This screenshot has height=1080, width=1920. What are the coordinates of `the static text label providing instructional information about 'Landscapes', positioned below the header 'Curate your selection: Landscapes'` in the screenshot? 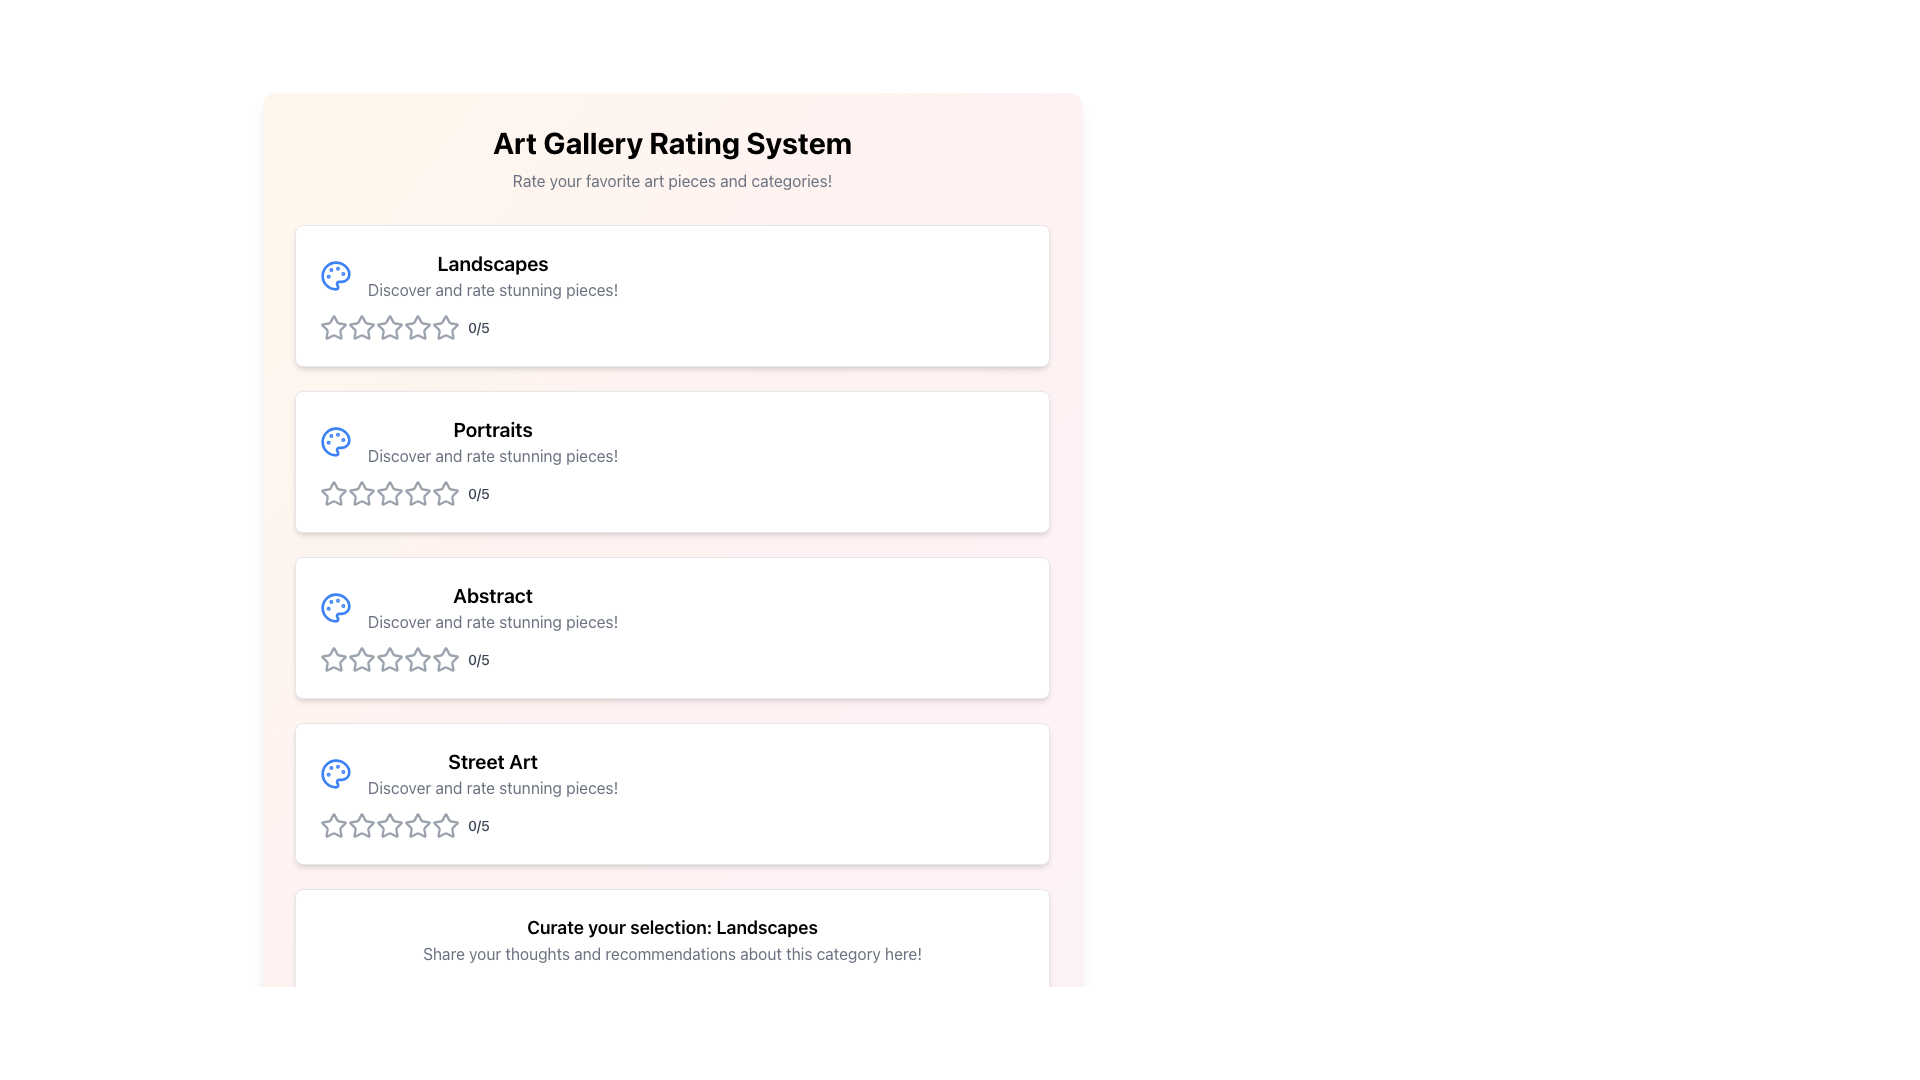 It's located at (672, 952).